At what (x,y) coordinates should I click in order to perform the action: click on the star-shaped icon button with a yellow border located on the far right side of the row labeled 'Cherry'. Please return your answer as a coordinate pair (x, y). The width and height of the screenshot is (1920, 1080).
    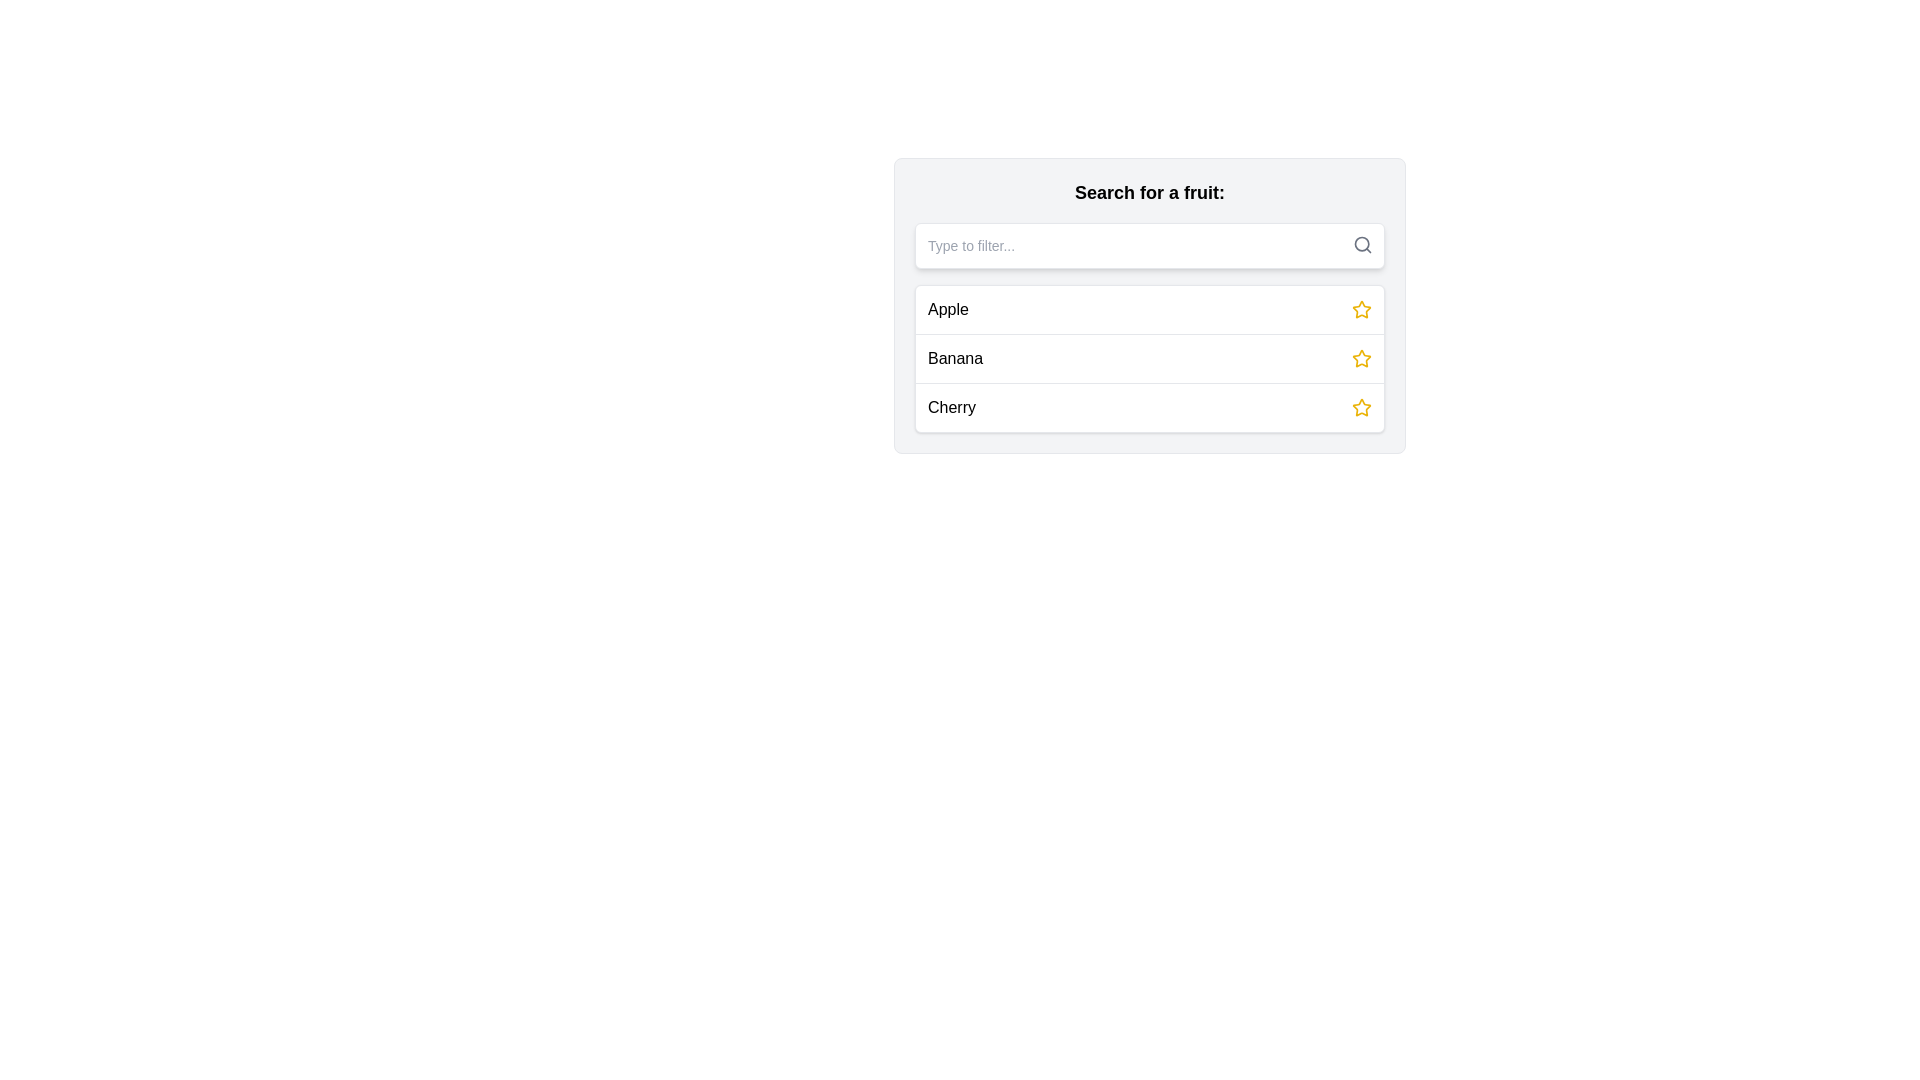
    Looking at the image, I should click on (1361, 407).